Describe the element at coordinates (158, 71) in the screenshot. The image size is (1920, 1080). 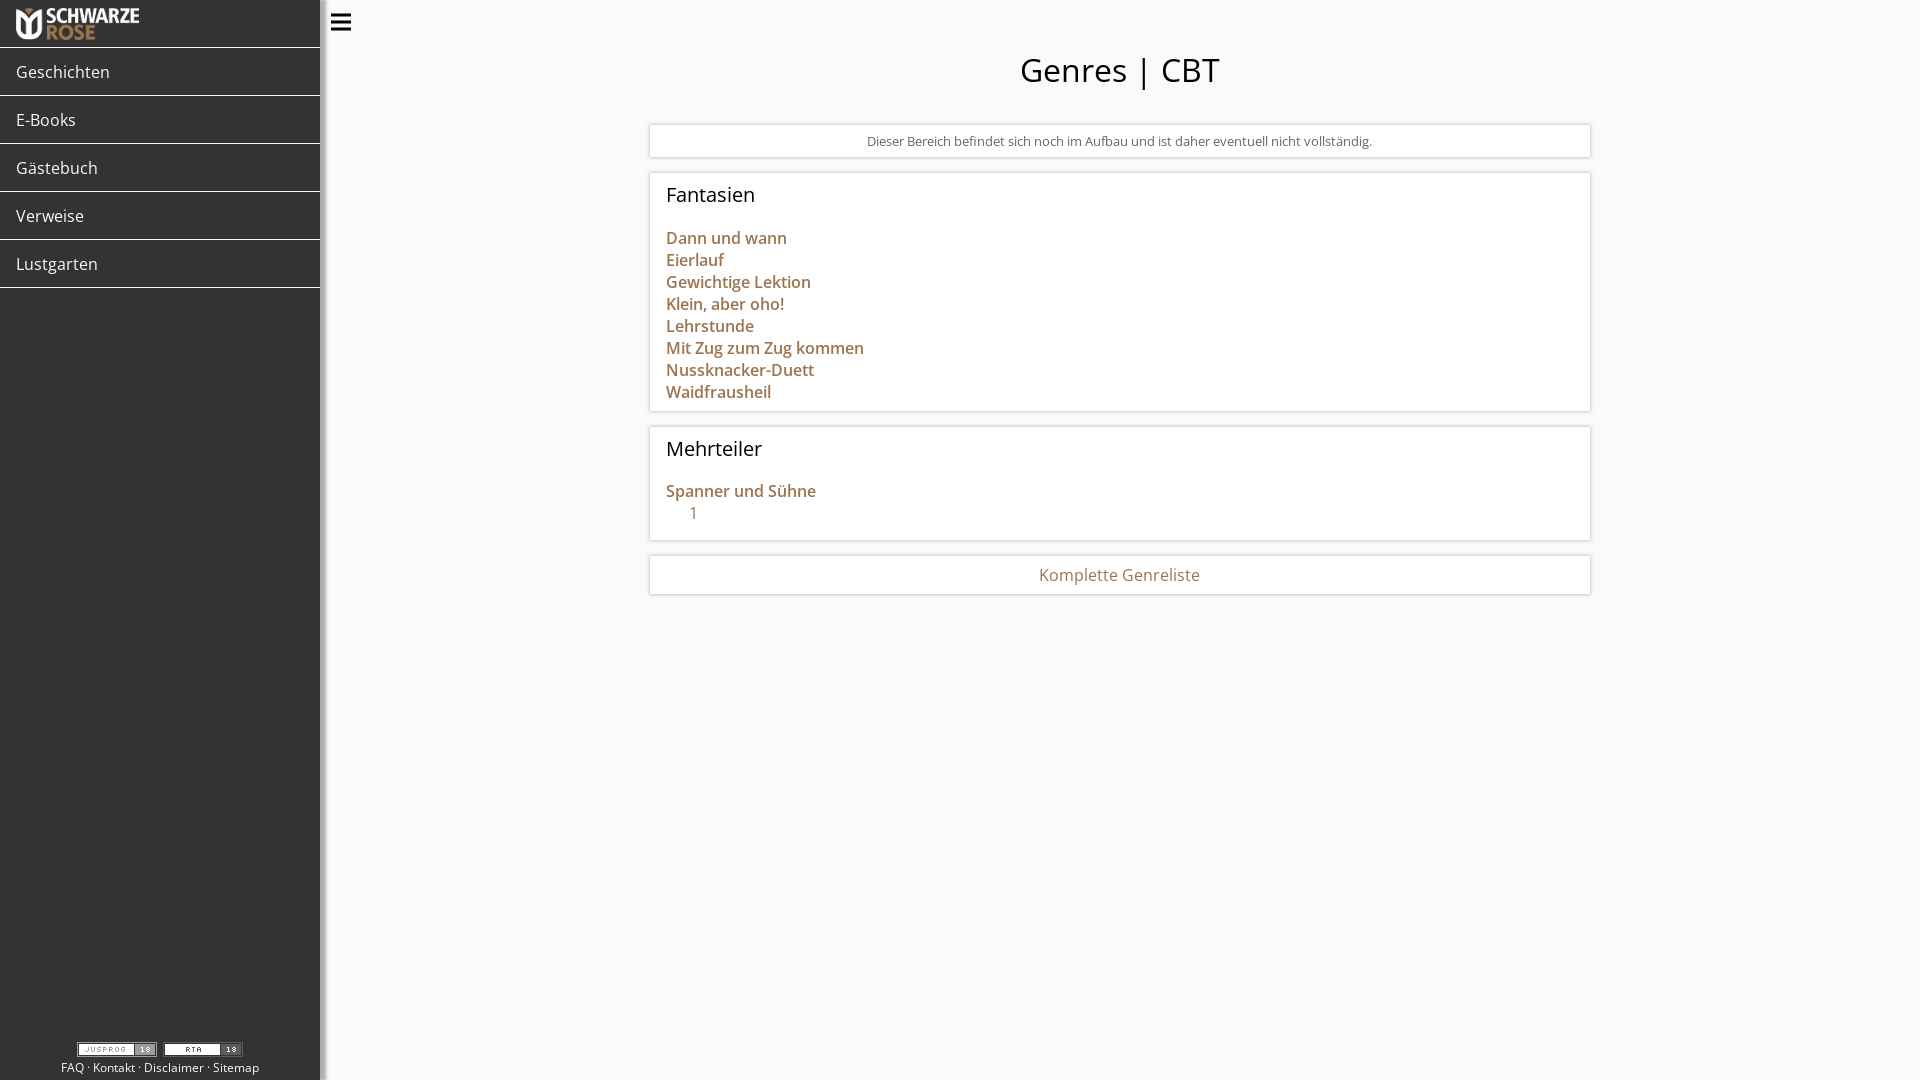
I see `'Geschichten'` at that location.